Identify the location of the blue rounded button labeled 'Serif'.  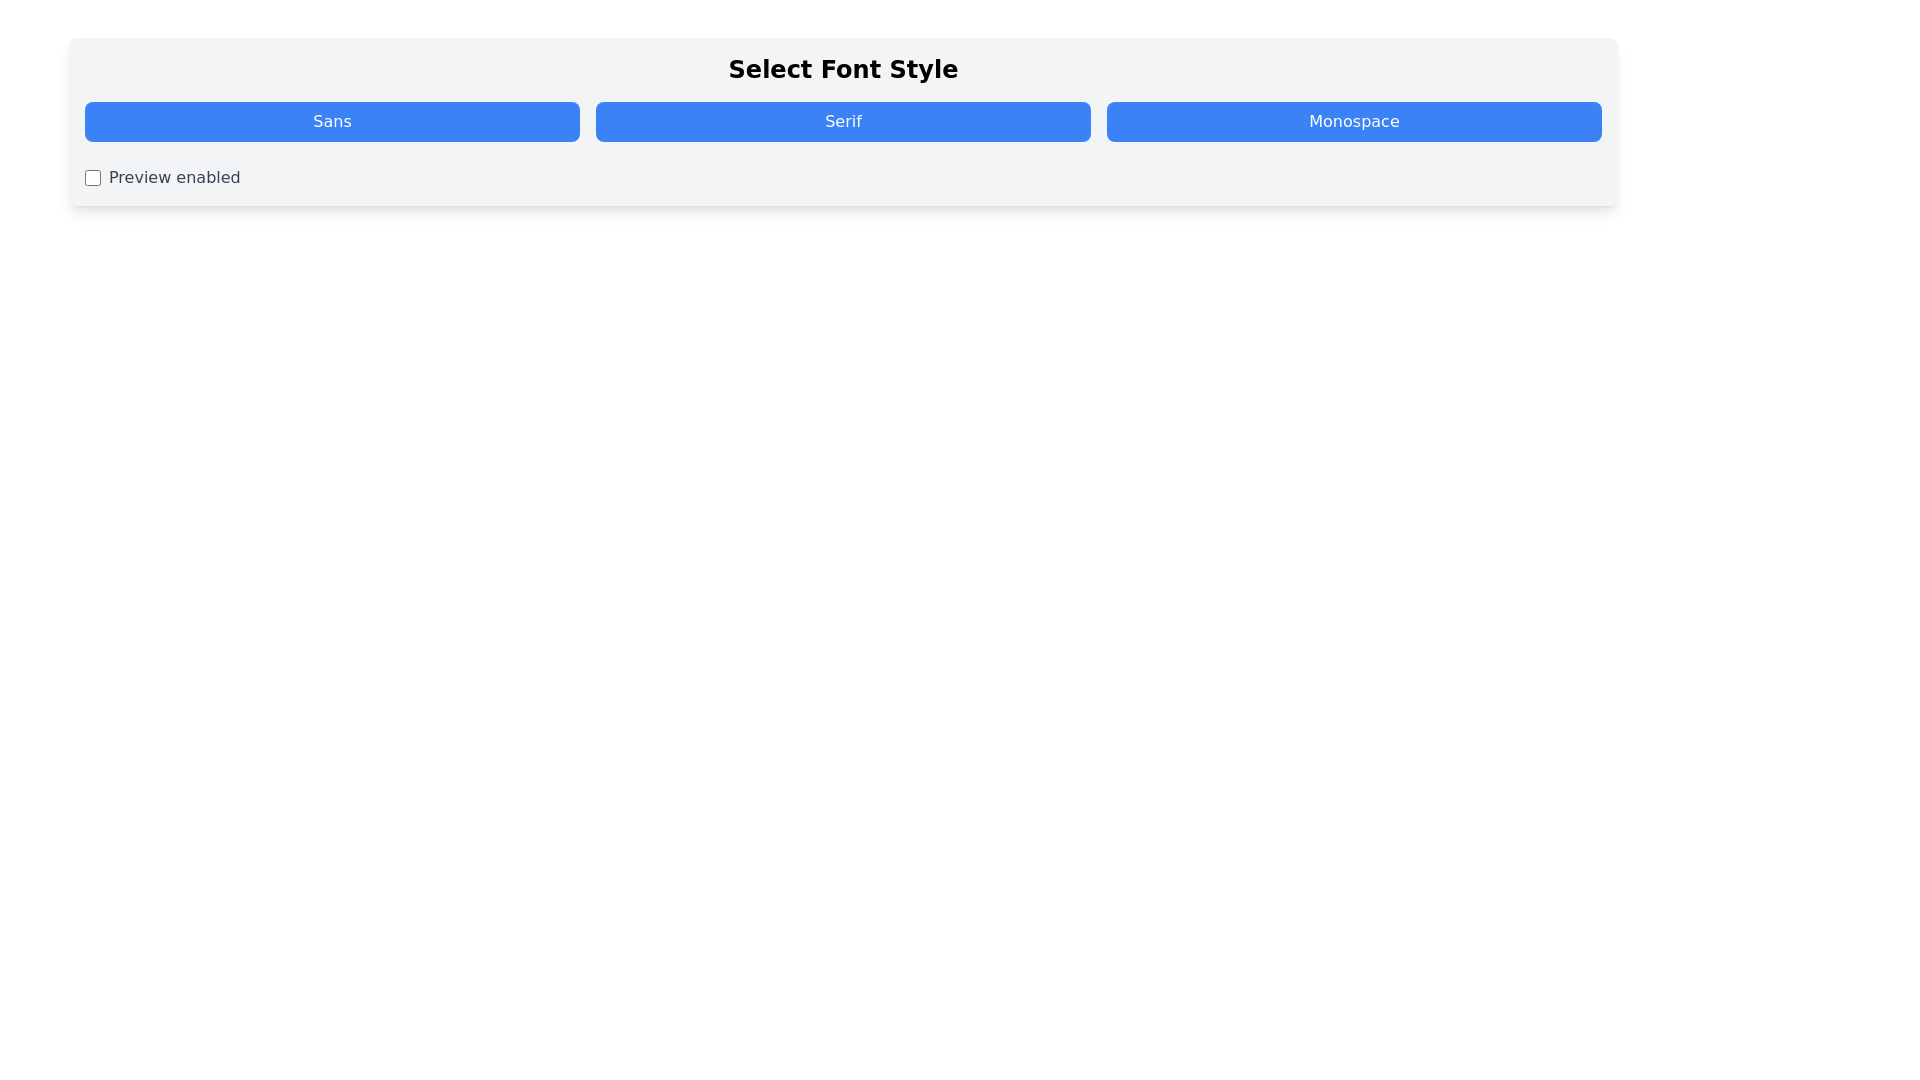
(843, 122).